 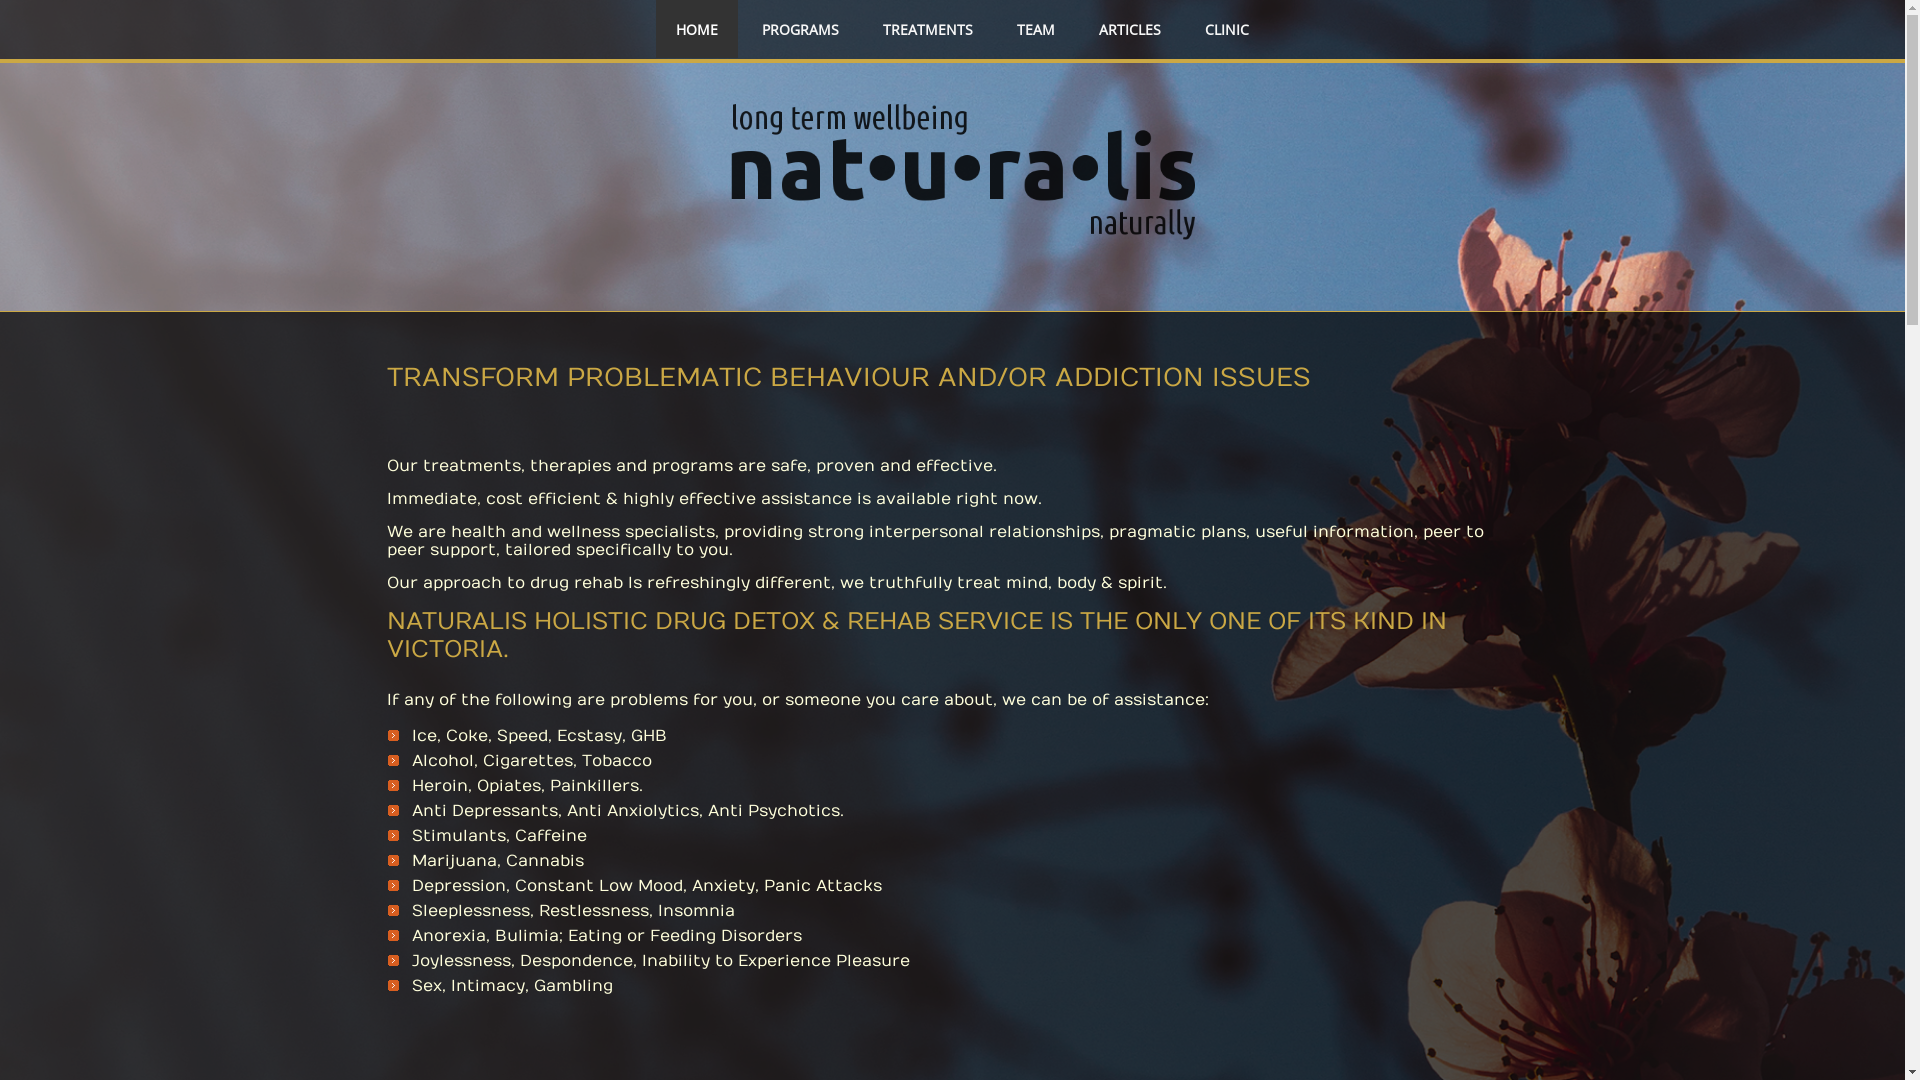 I want to click on 'TEAM', so click(x=1036, y=30).